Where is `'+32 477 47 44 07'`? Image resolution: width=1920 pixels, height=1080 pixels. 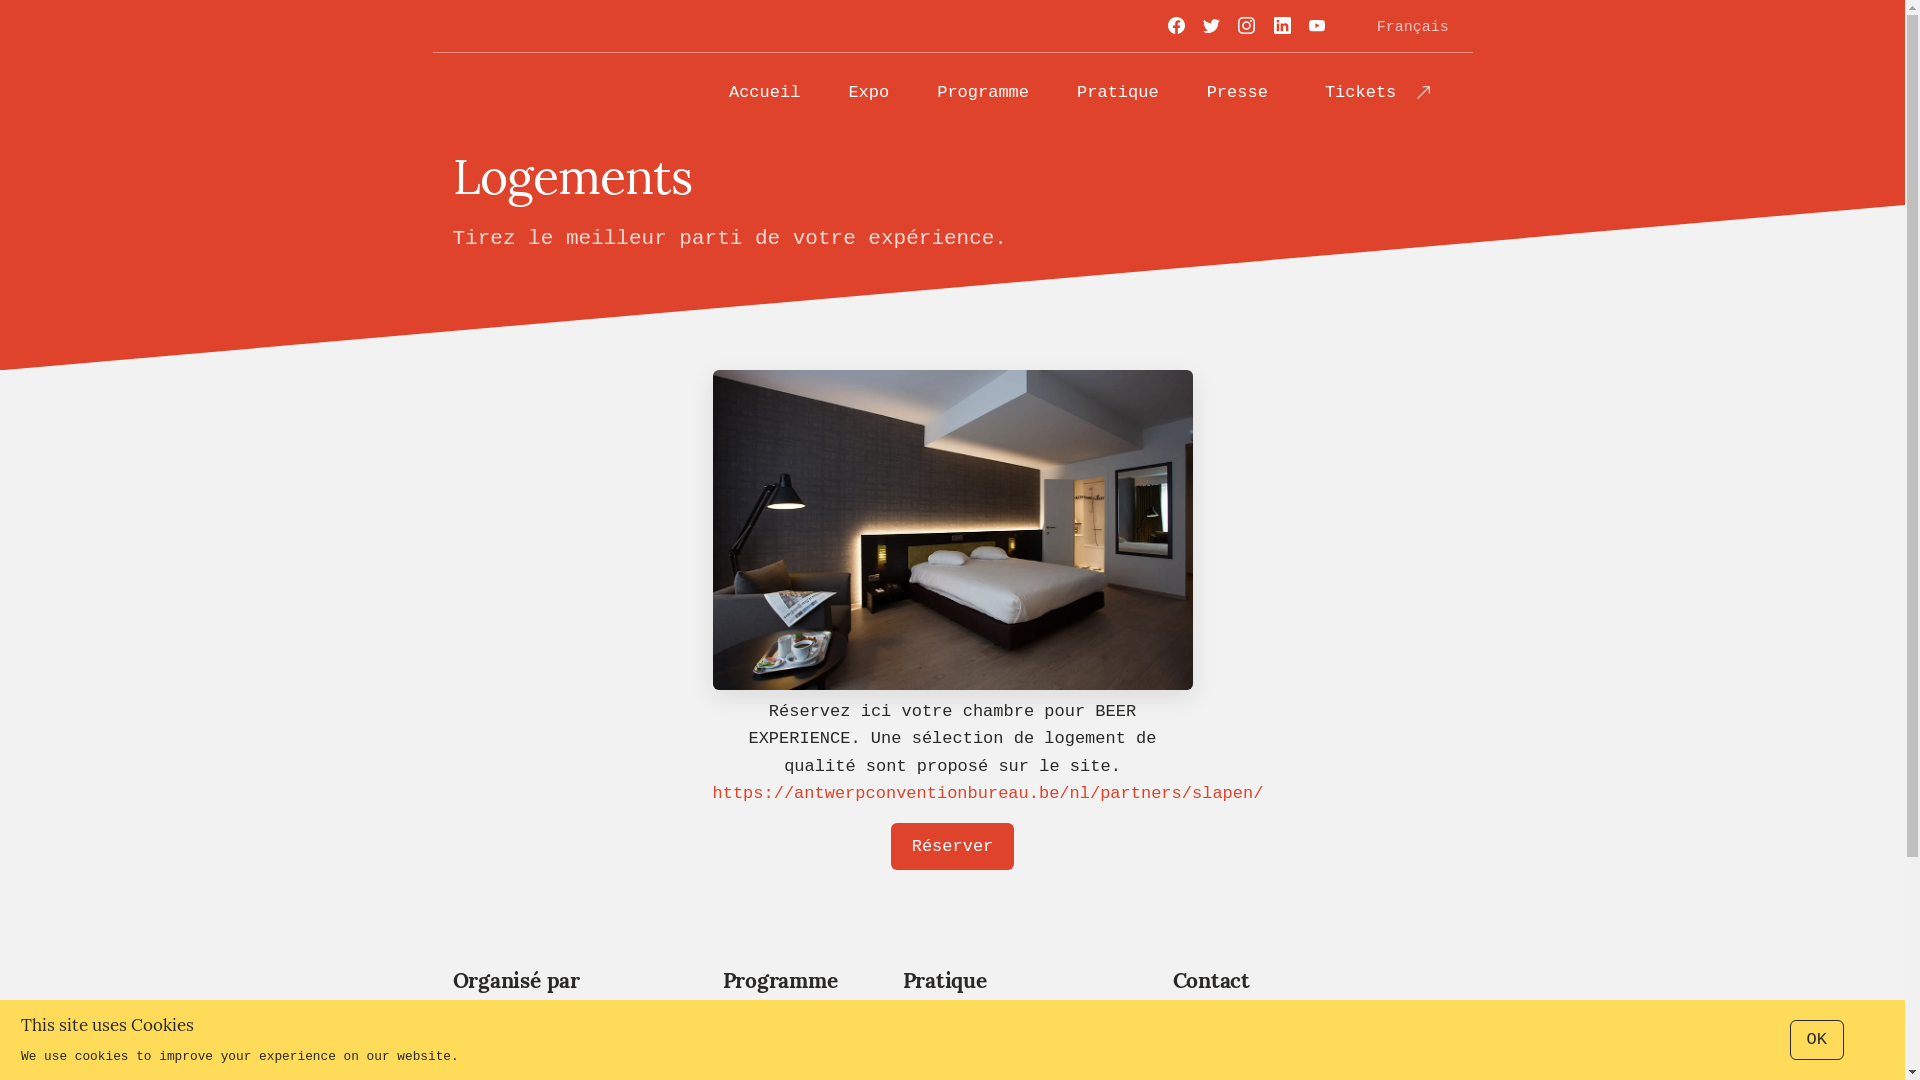
'+32 477 47 44 07' is located at coordinates (1311, 1055).